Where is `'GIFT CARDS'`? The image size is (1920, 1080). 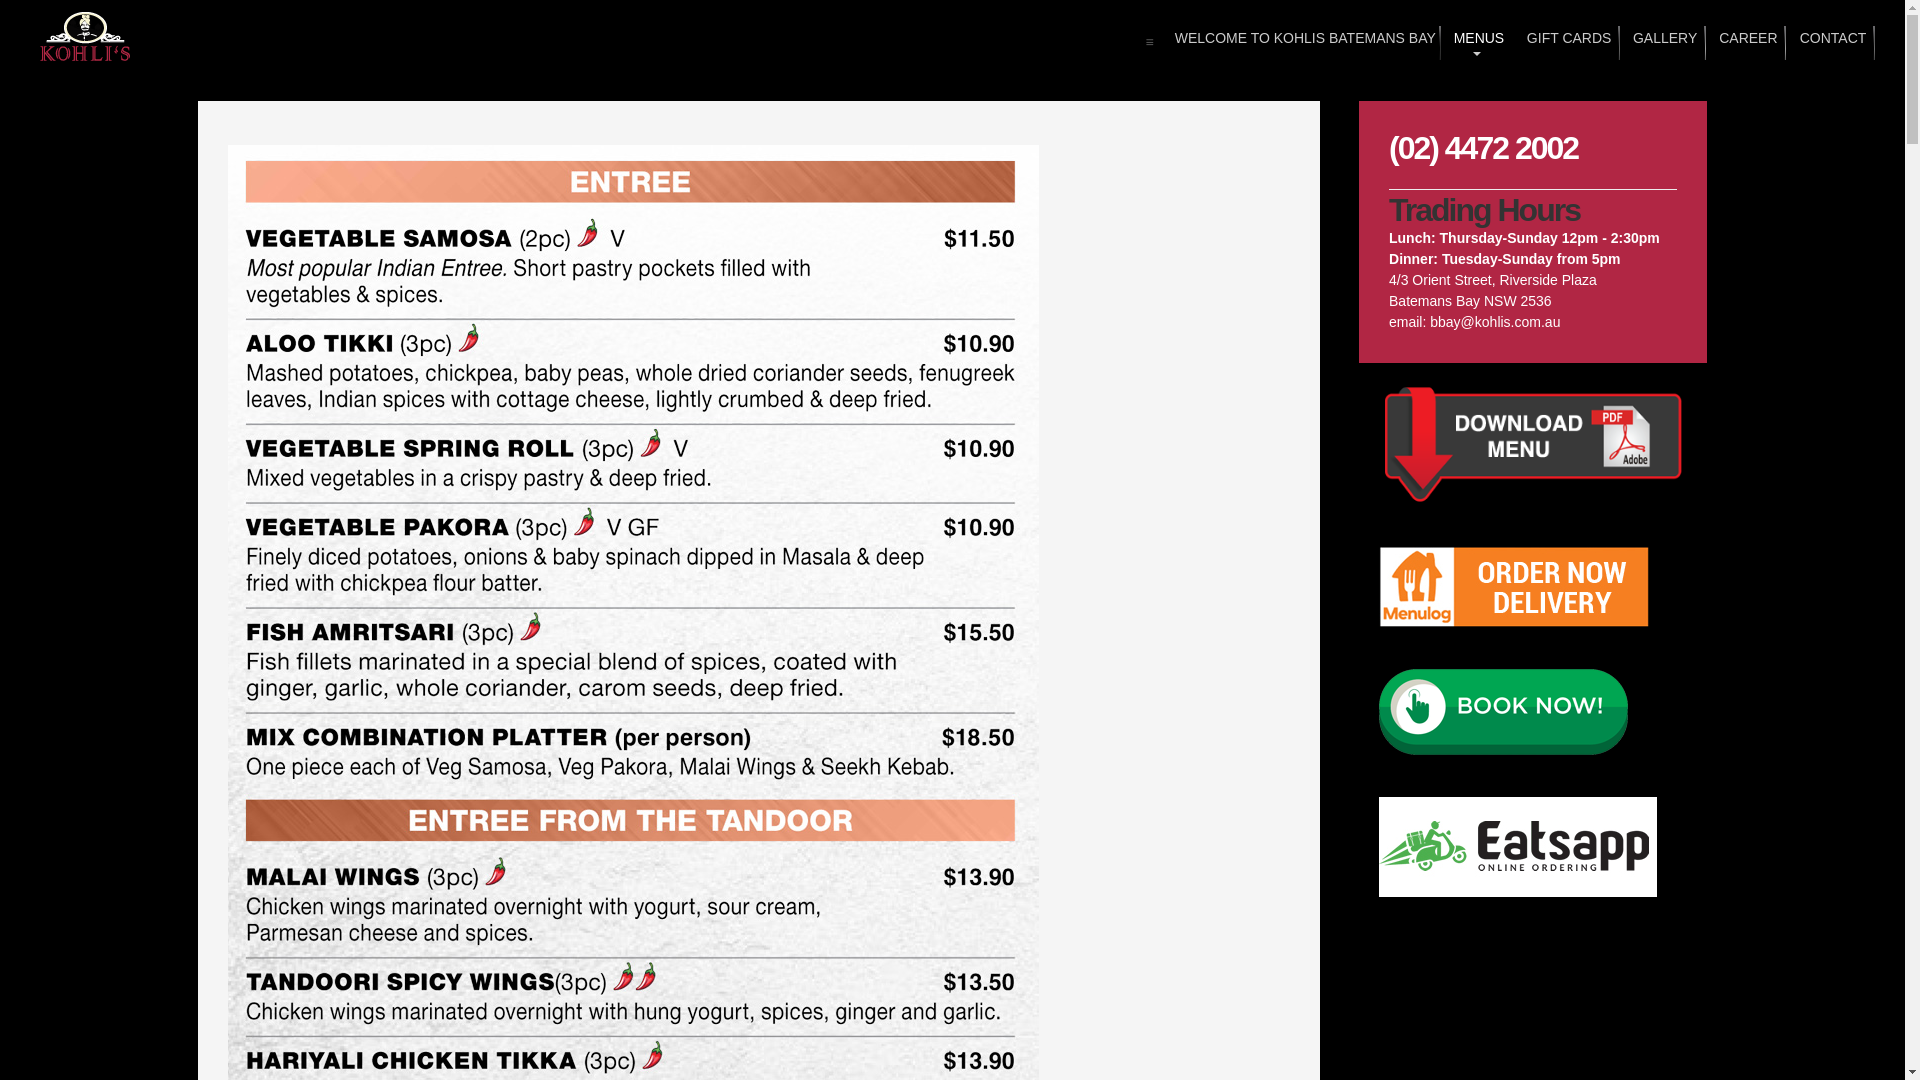 'GIFT CARDS' is located at coordinates (1565, 42).